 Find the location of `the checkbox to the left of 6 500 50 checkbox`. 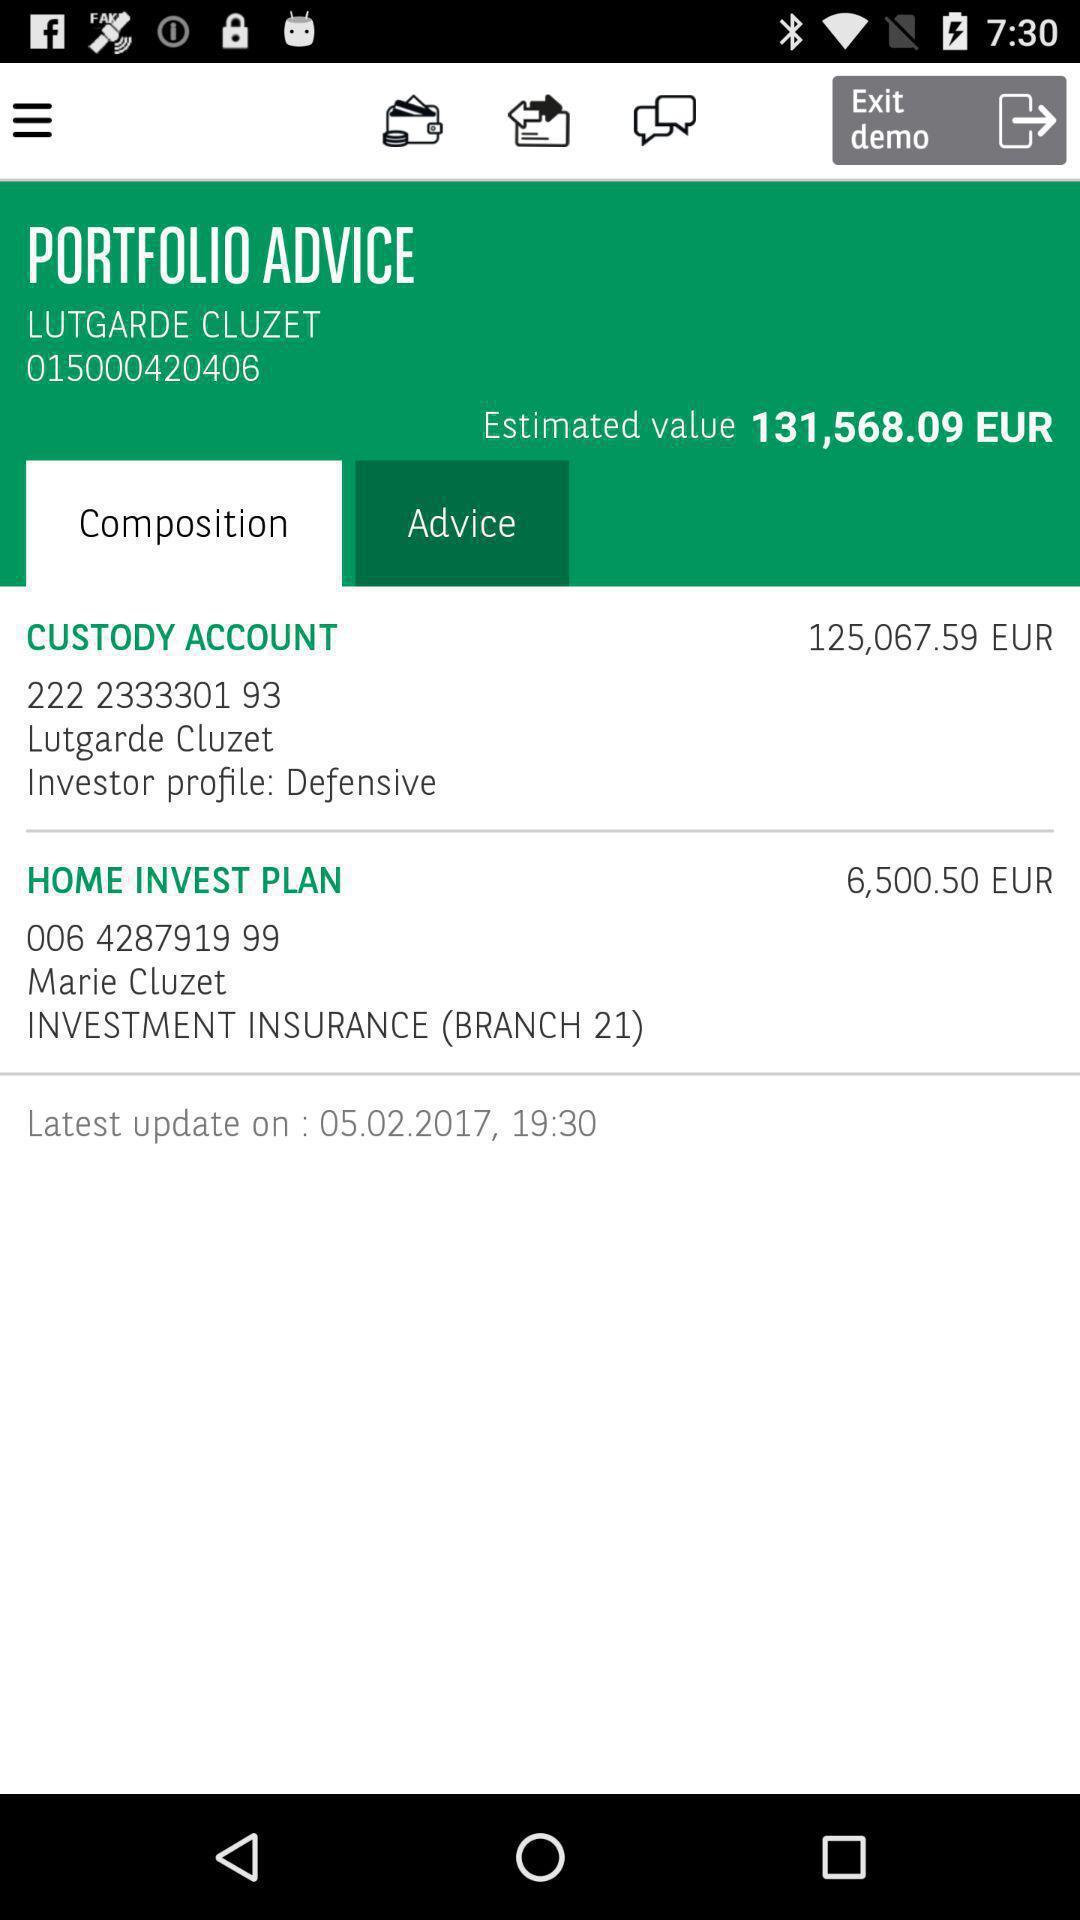

the checkbox to the left of 6 500 50 checkbox is located at coordinates (152, 937).